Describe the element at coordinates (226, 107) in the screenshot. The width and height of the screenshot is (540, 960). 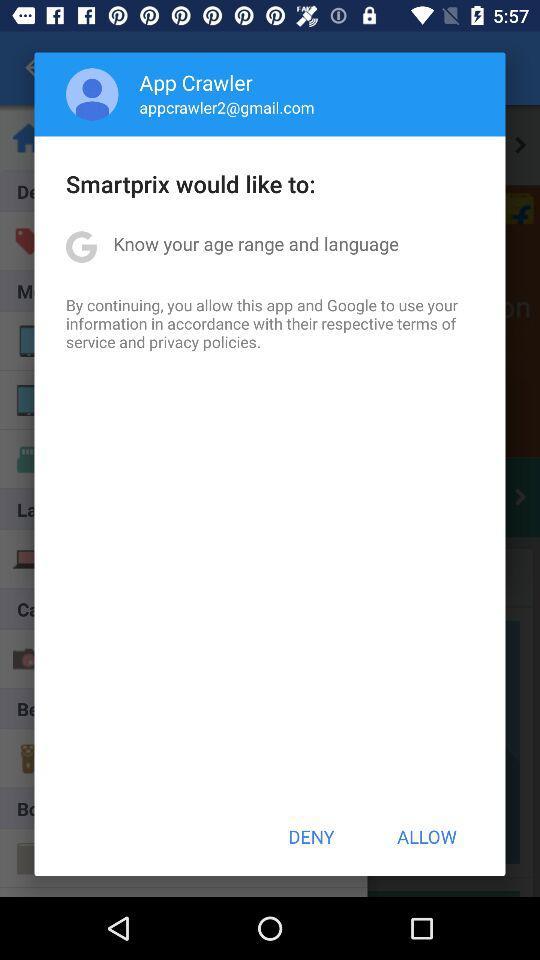
I see `app above smartprix would like` at that location.